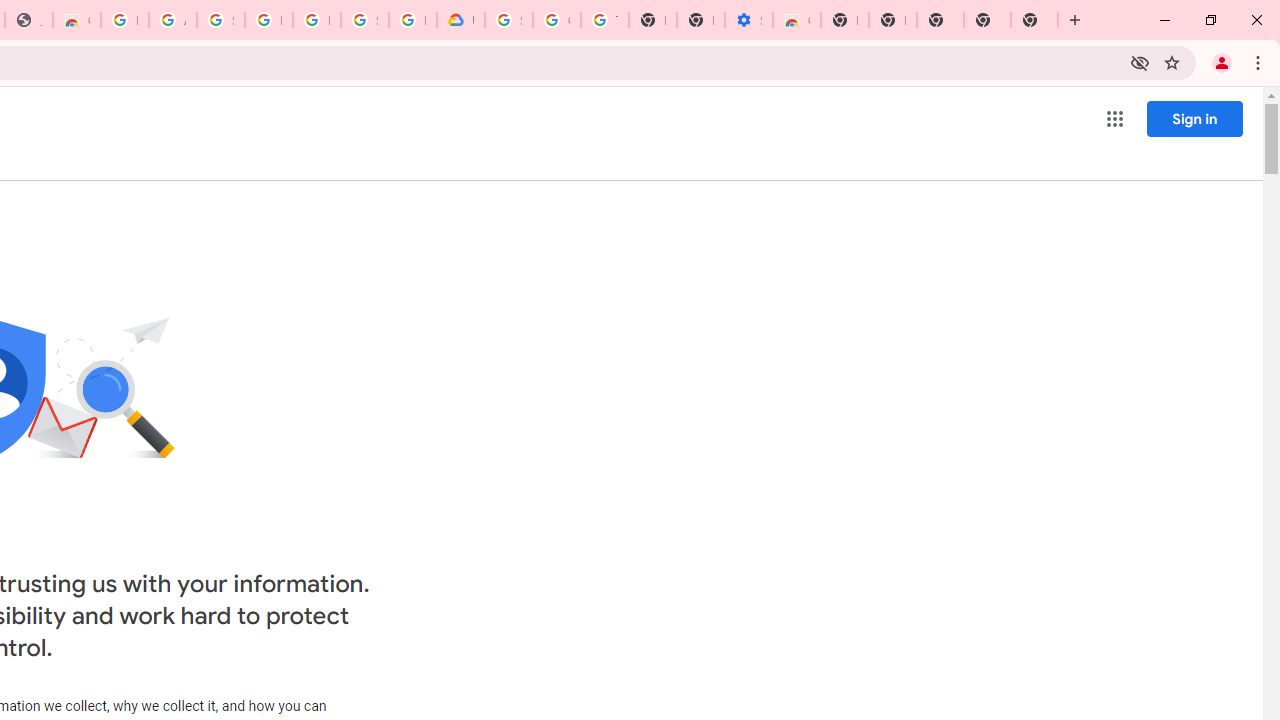  Describe the element at coordinates (220, 20) in the screenshot. I see `'Sign in - Google Accounts'` at that location.